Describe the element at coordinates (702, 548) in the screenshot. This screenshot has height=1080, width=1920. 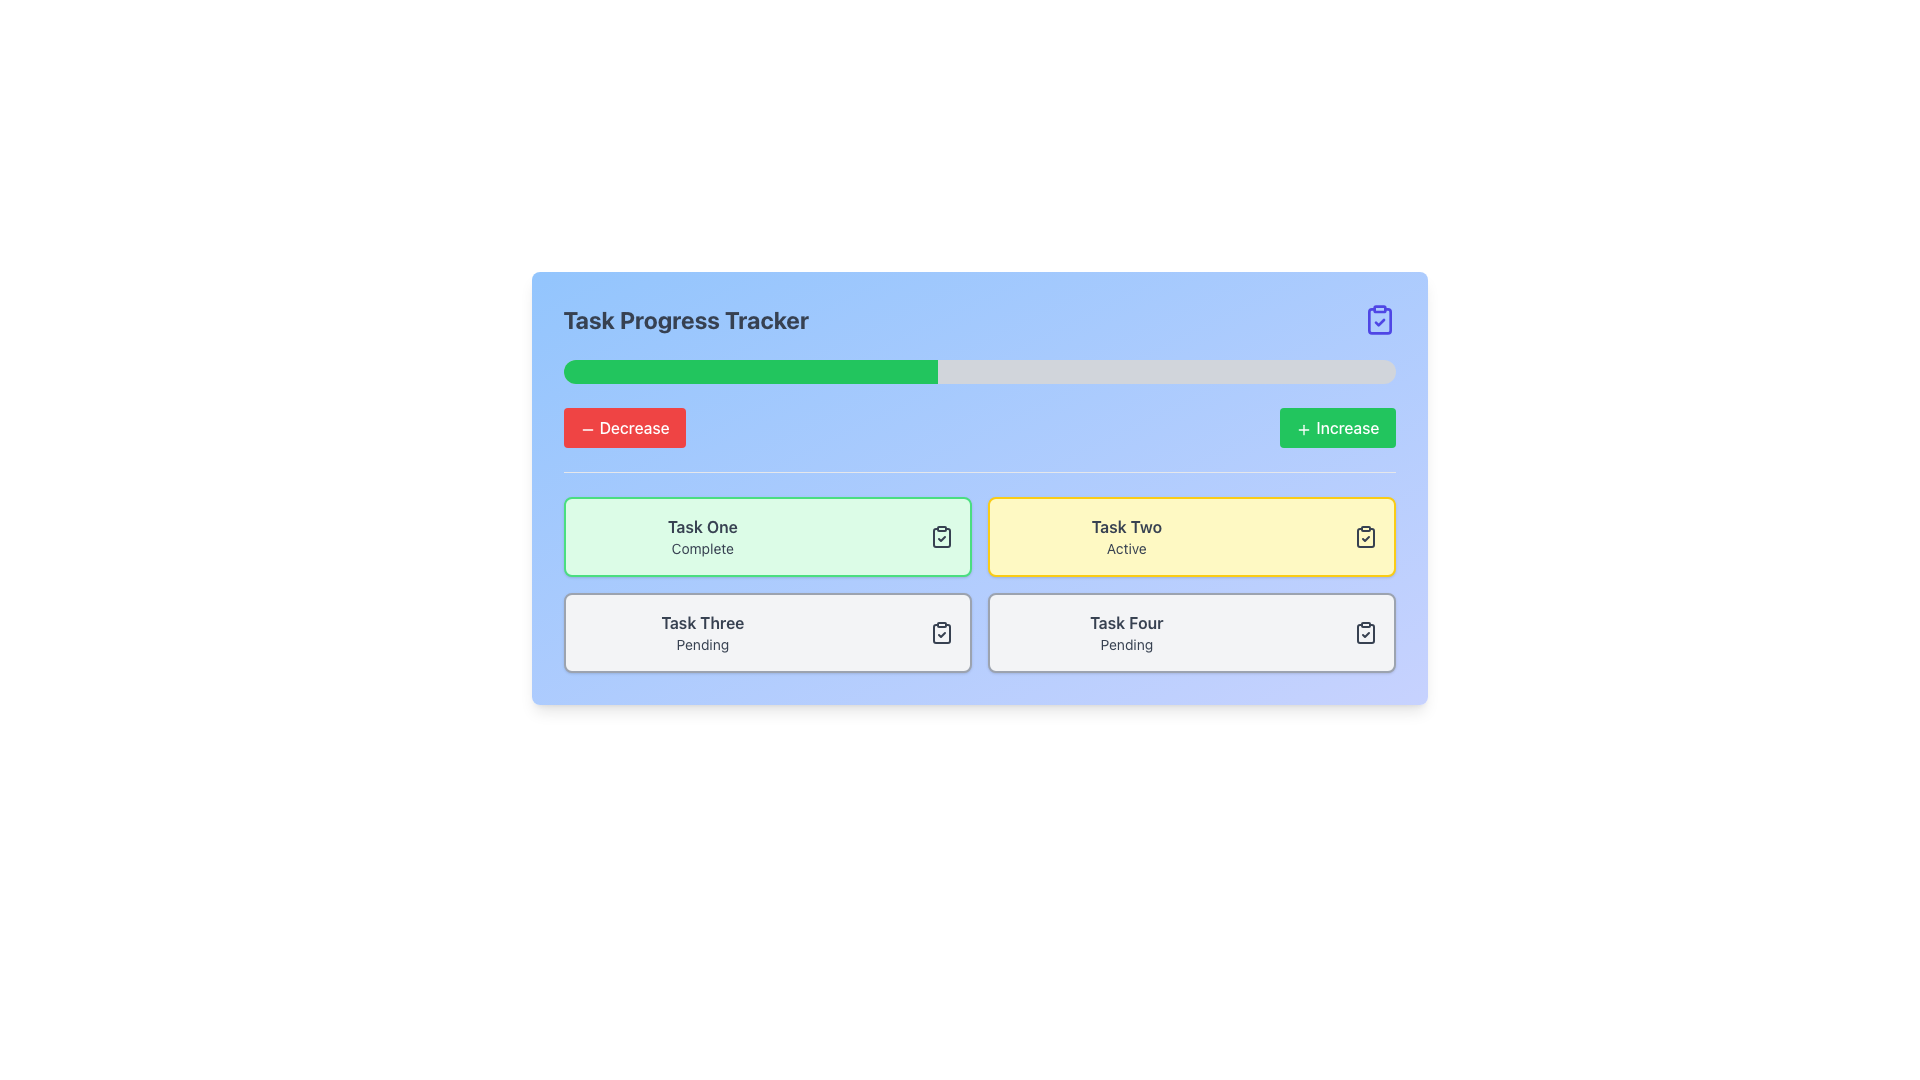
I see `the Status label indicating the completion of 'Task One', which is located within a light green box directly under the text 'Task One'` at that location.